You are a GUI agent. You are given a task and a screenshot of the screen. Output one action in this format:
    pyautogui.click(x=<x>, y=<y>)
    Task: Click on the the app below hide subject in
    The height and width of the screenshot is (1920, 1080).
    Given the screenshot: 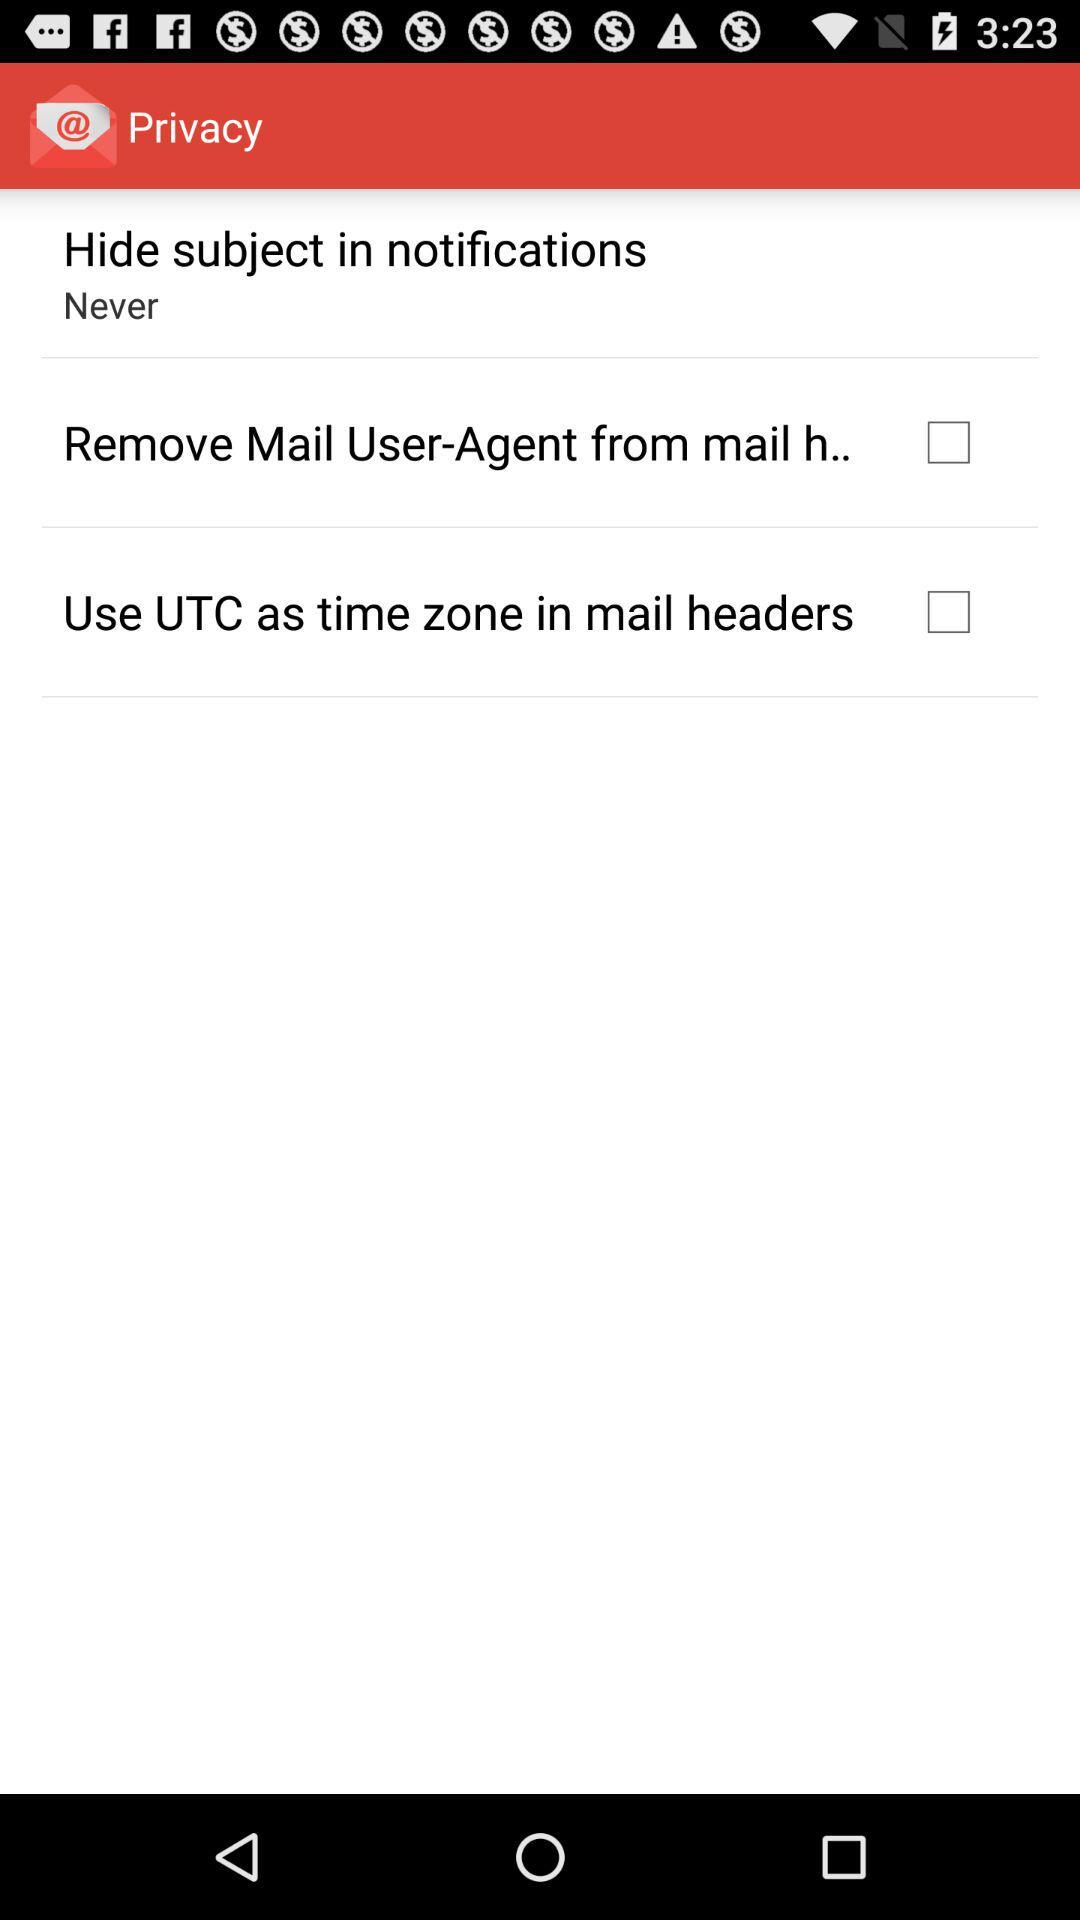 What is the action you would take?
    pyautogui.click(x=111, y=303)
    